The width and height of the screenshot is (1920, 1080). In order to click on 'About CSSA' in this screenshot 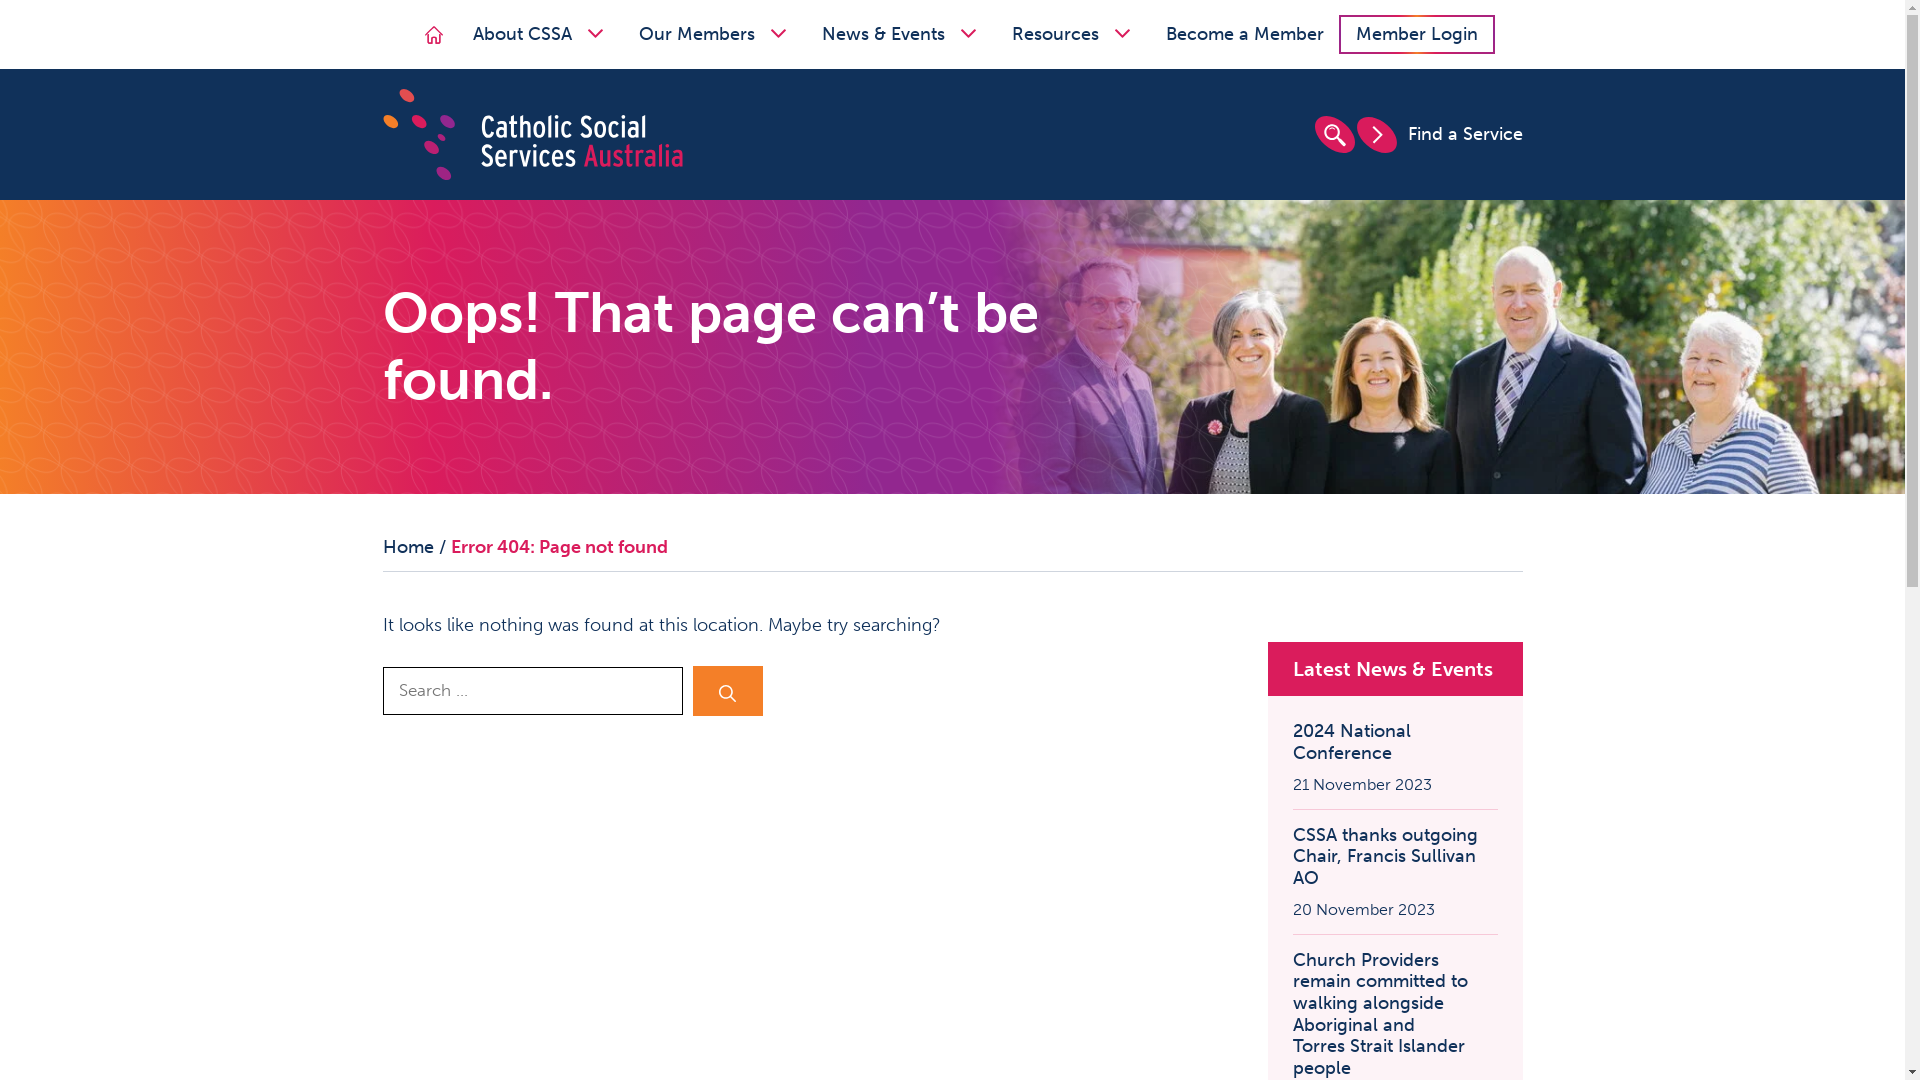, I will do `click(541, 34)`.